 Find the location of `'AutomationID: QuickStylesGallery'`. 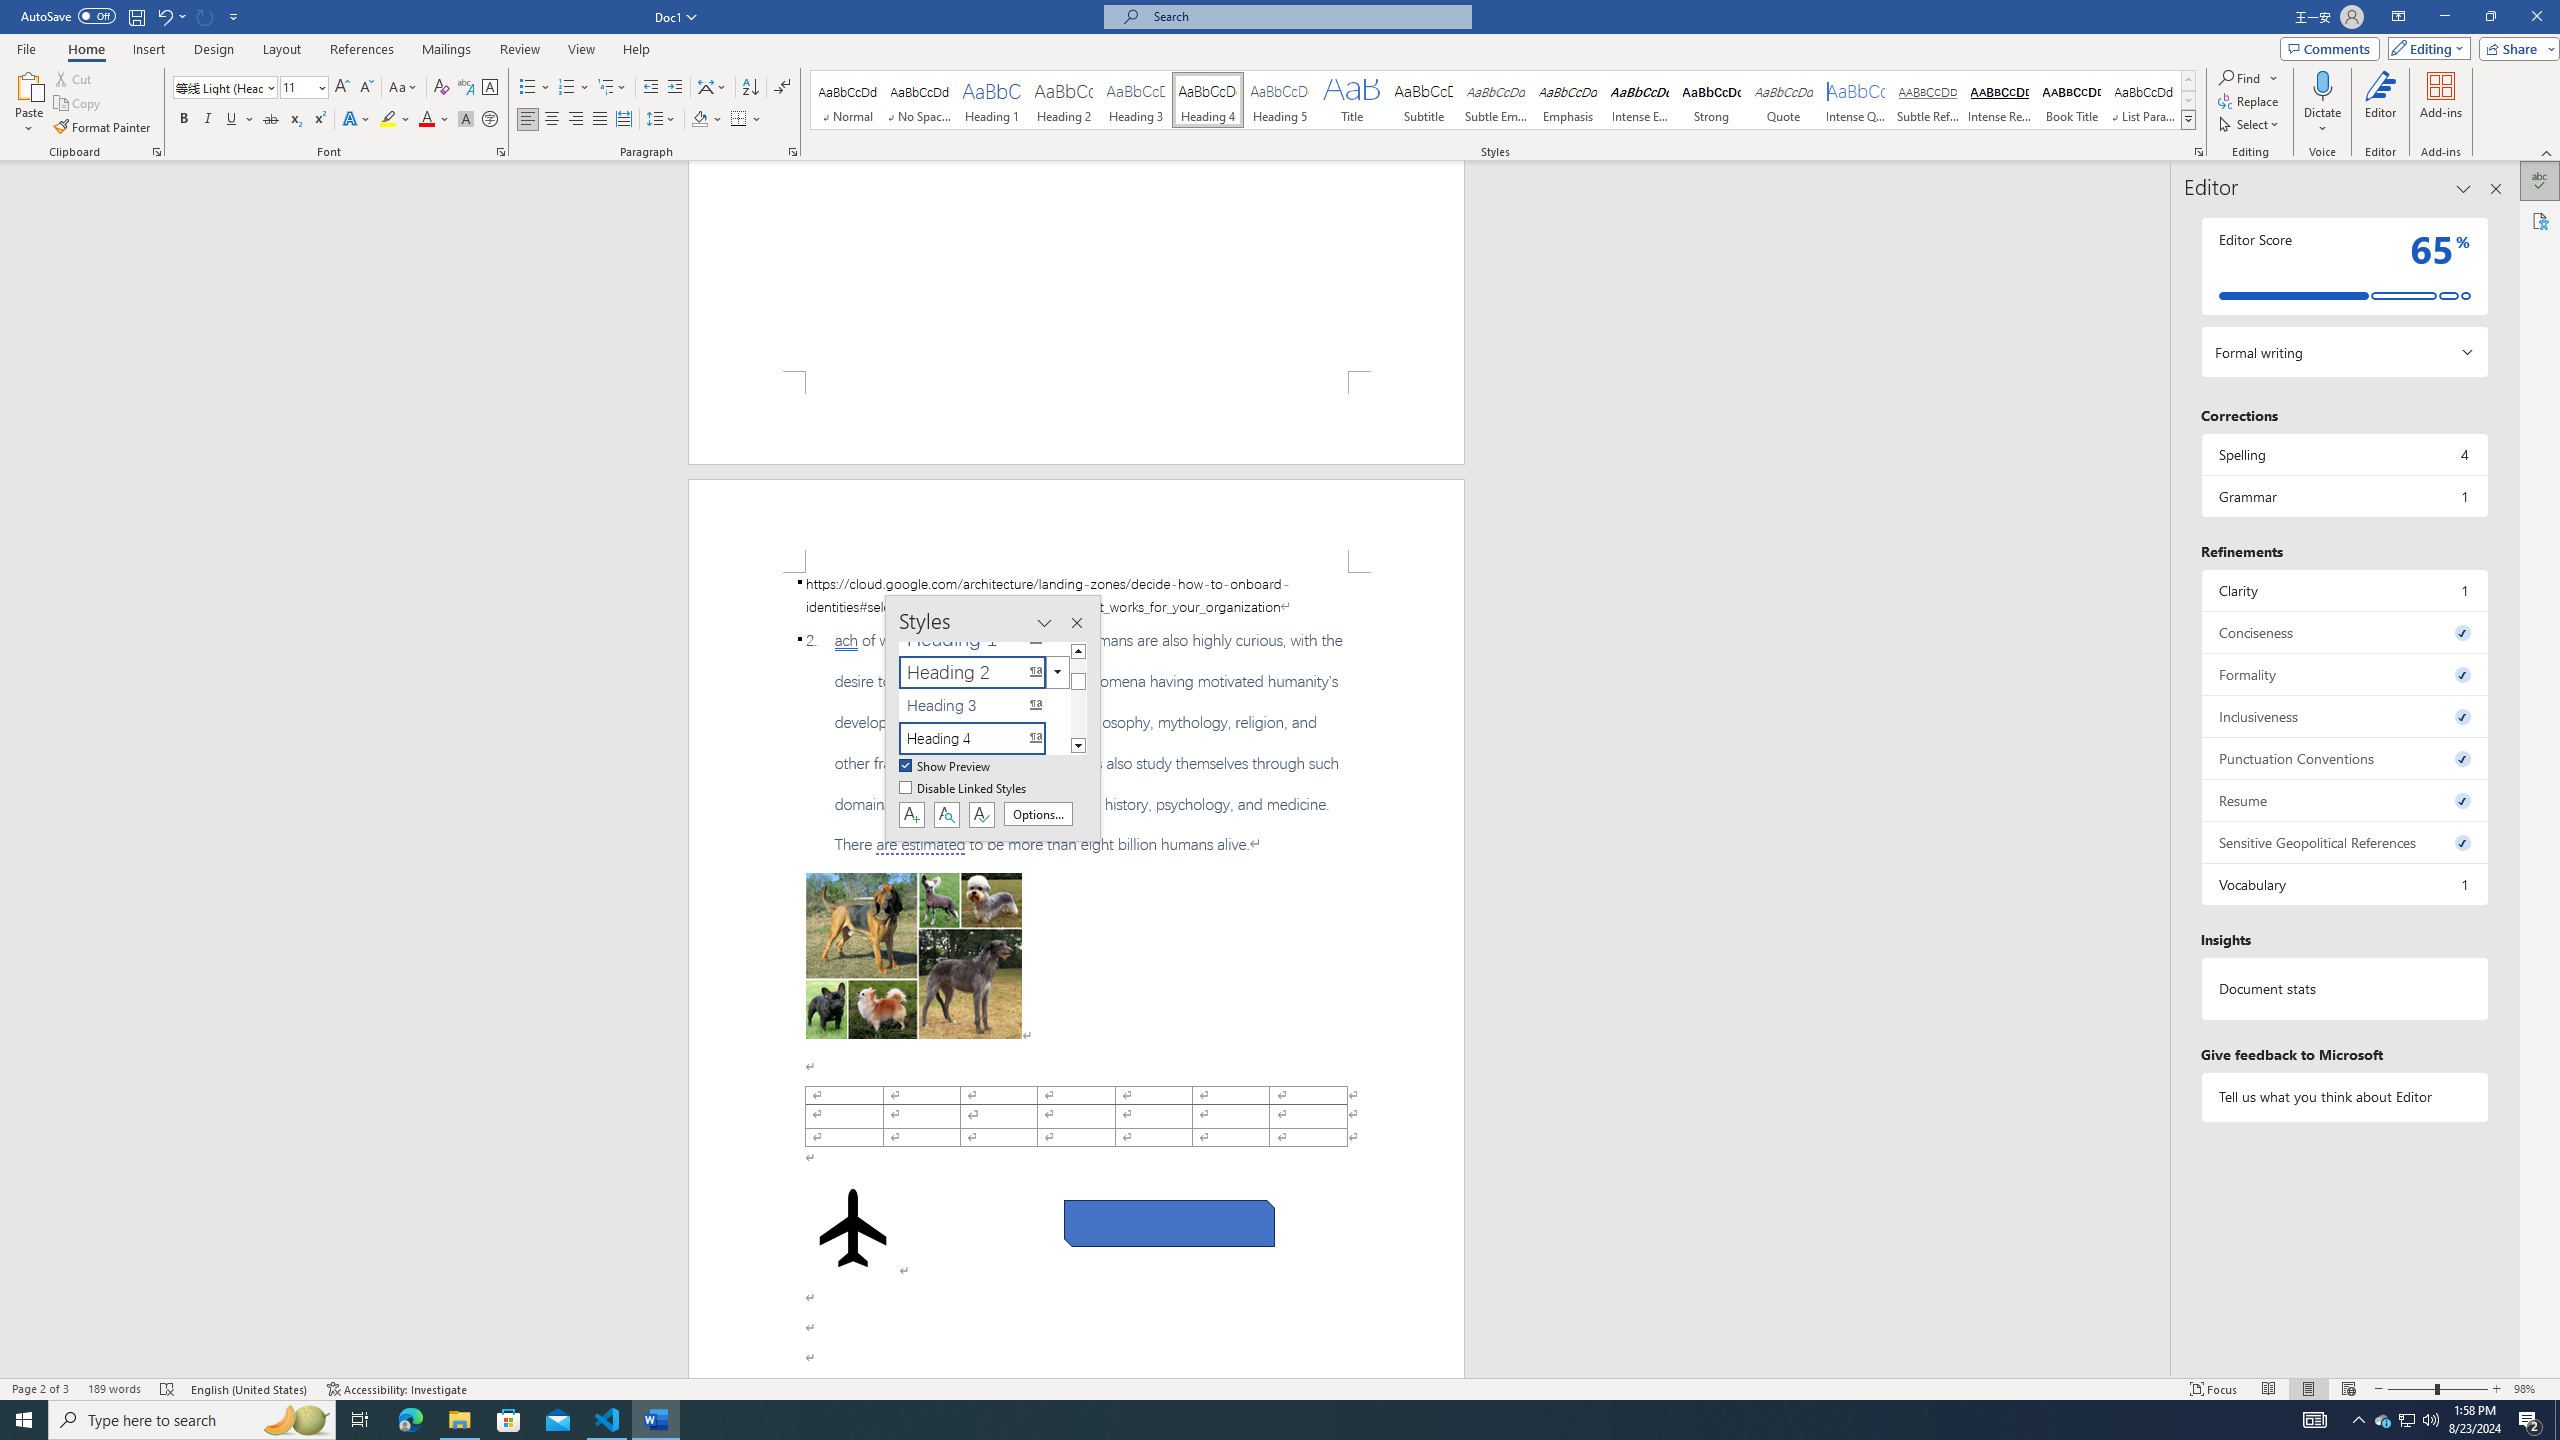

'AutomationID: QuickStylesGallery' is located at coordinates (1504, 99).